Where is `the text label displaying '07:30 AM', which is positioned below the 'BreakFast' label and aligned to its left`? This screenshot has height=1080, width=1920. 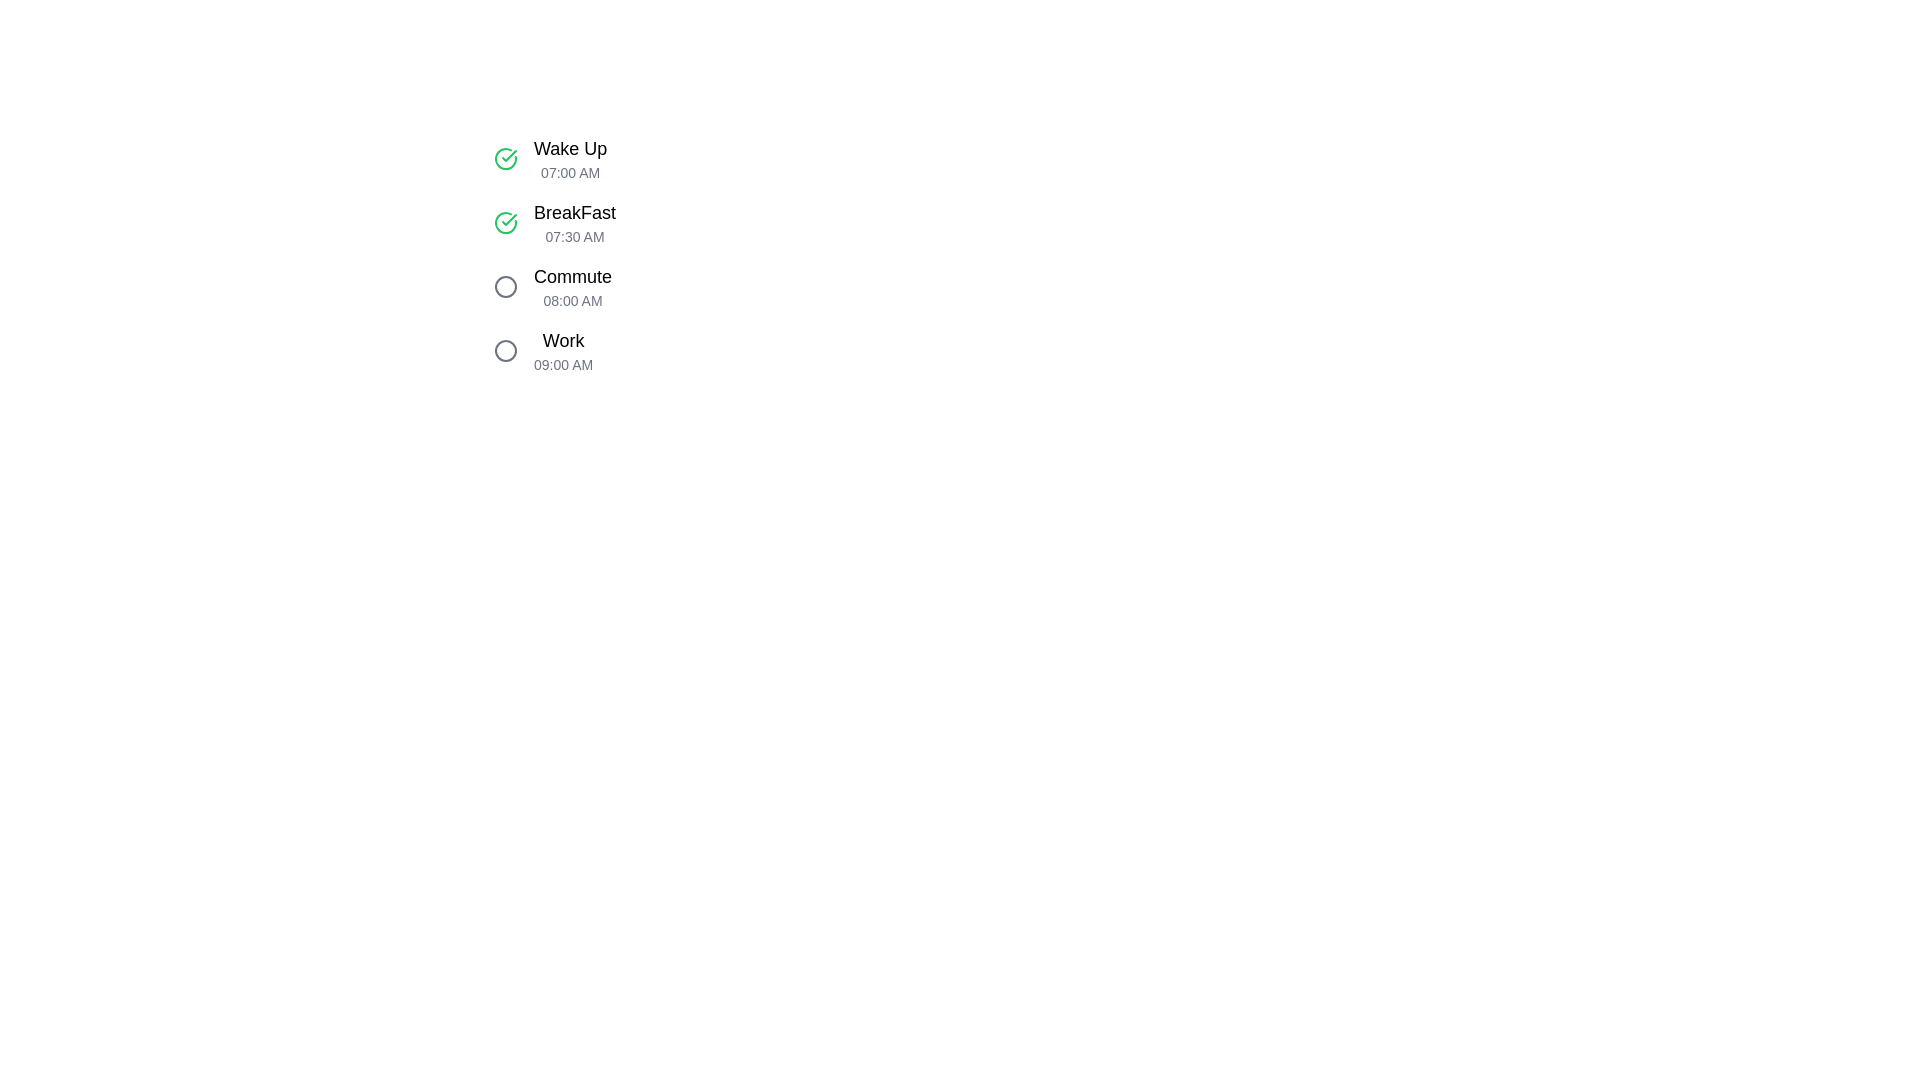
the text label displaying '07:30 AM', which is positioned below the 'BreakFast' label and aligned to its left is located at coordinates (574, 235).